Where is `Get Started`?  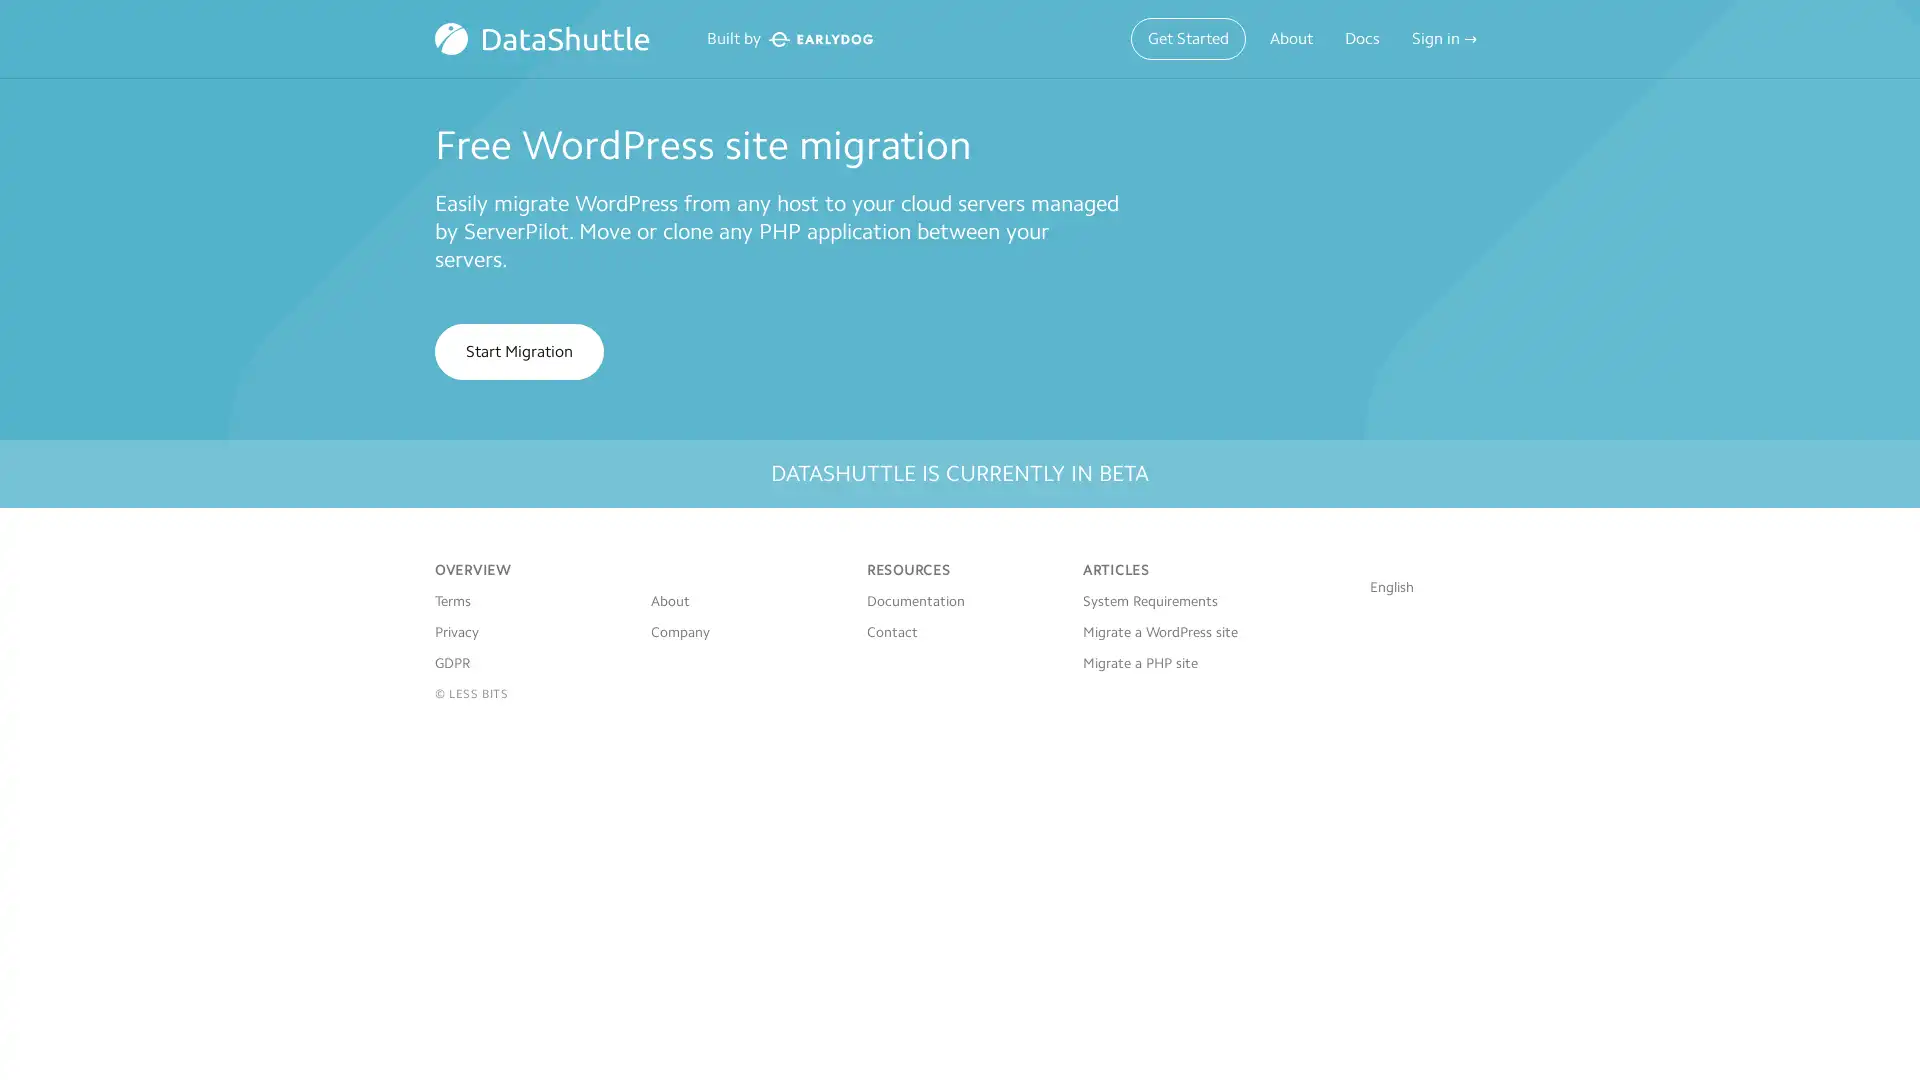
Get Started is located at coordinates (1188, 38).